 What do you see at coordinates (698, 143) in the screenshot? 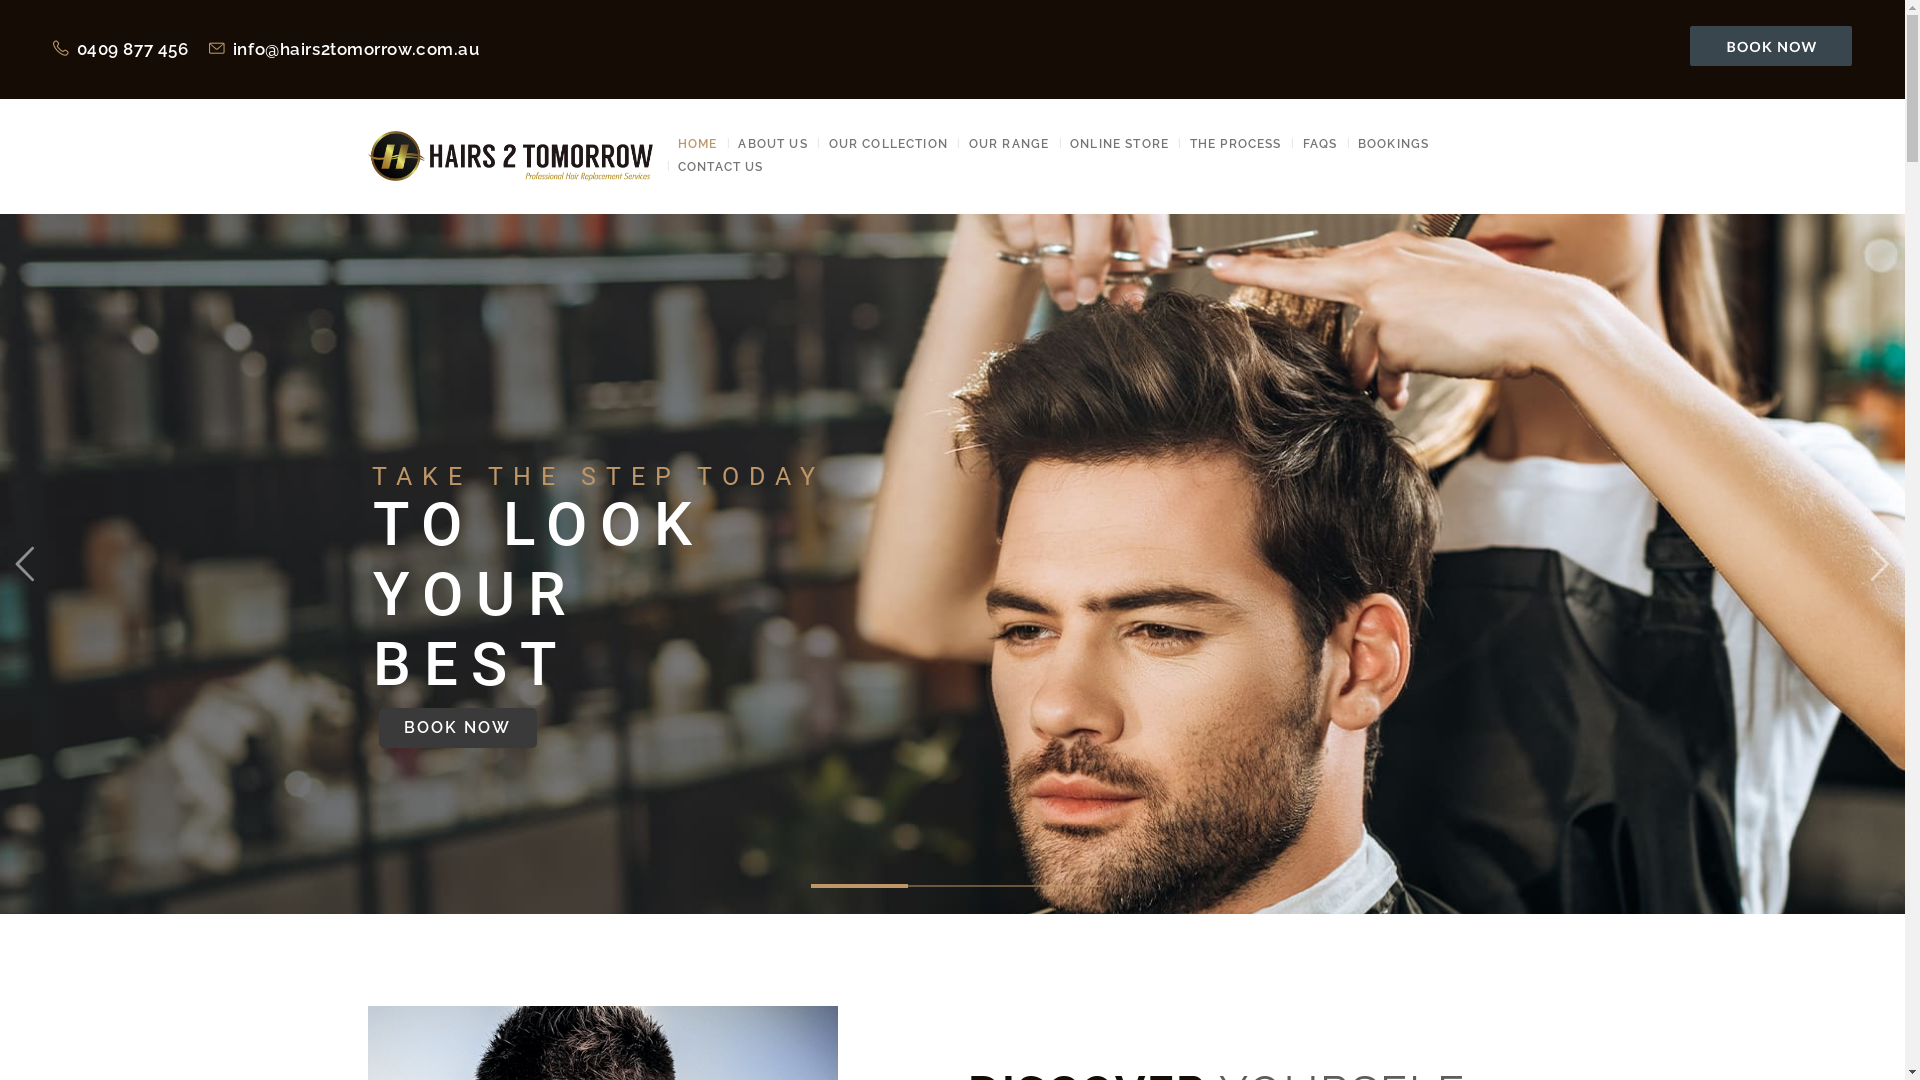
I see `'HOME'` at bounding box center [698, 143].